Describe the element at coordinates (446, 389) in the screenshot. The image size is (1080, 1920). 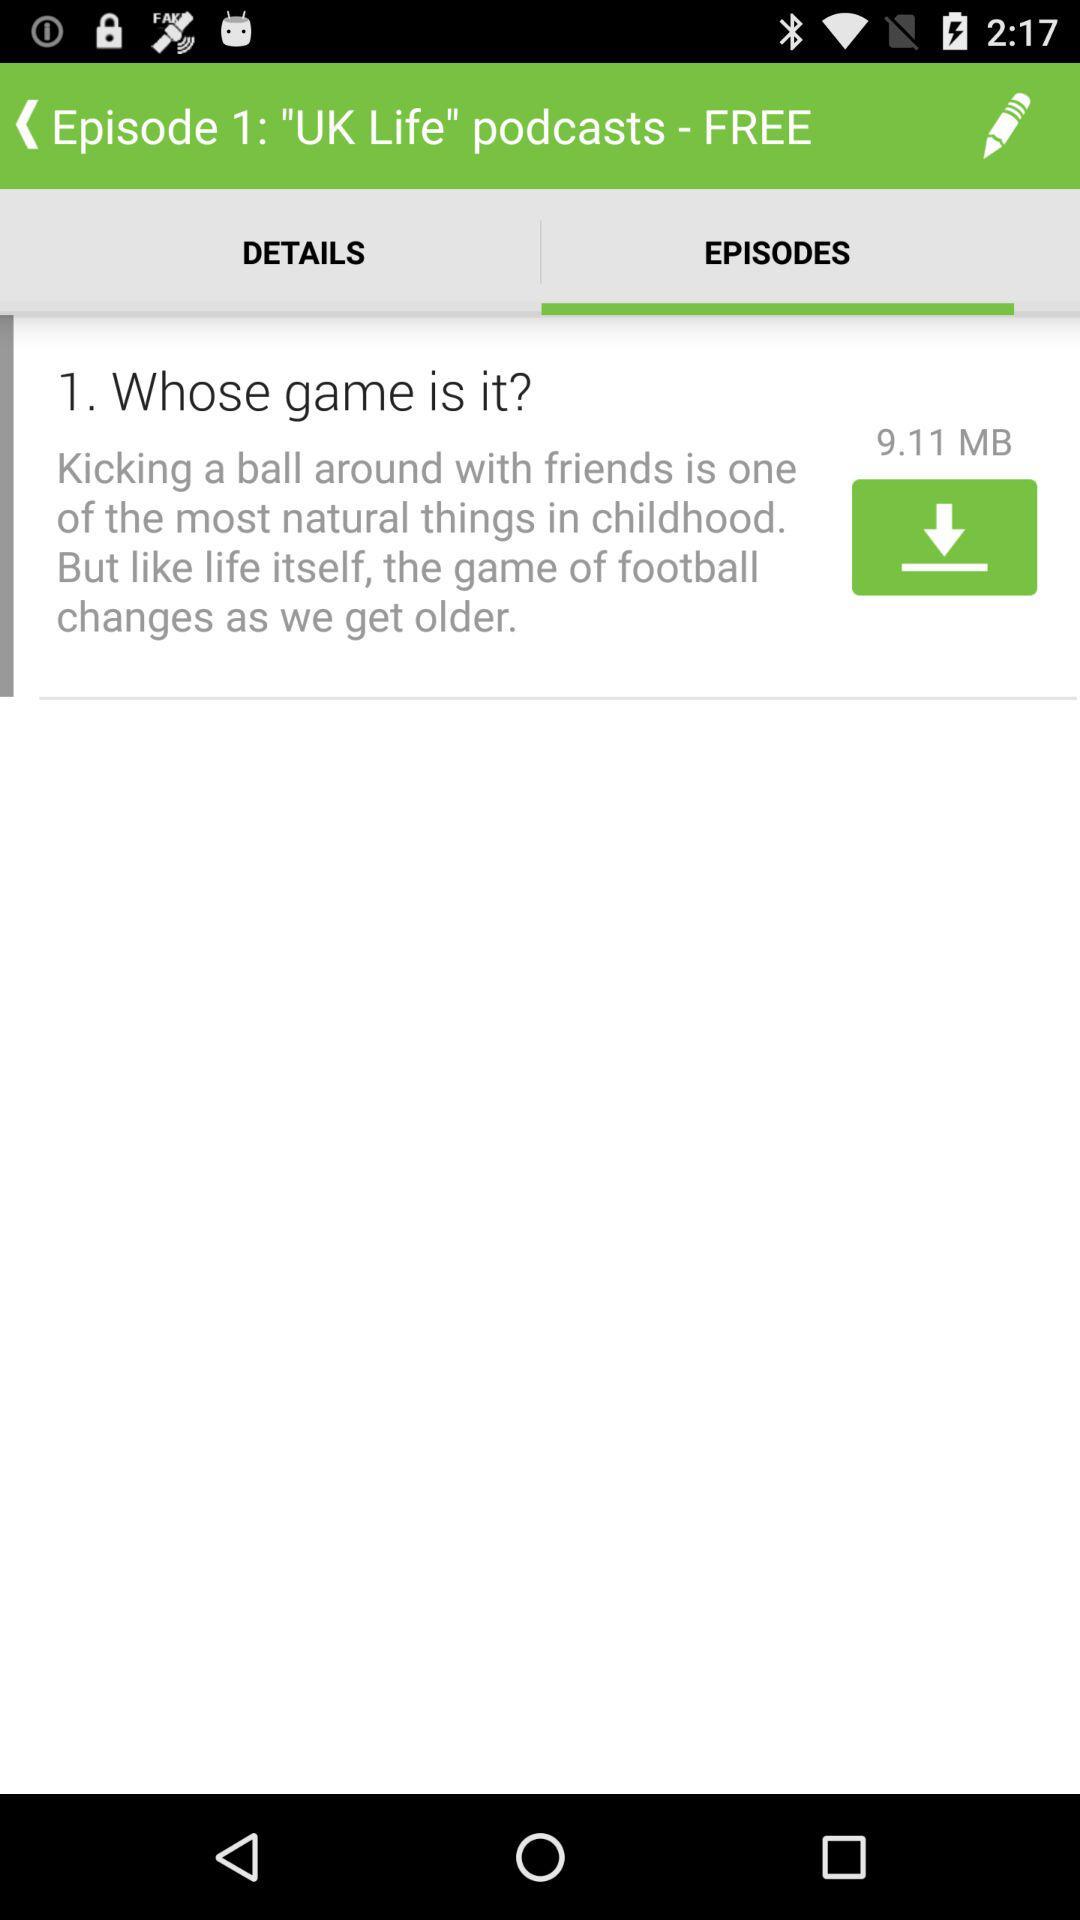
I see `icon to the left of the 9.11 mb item` at that location.